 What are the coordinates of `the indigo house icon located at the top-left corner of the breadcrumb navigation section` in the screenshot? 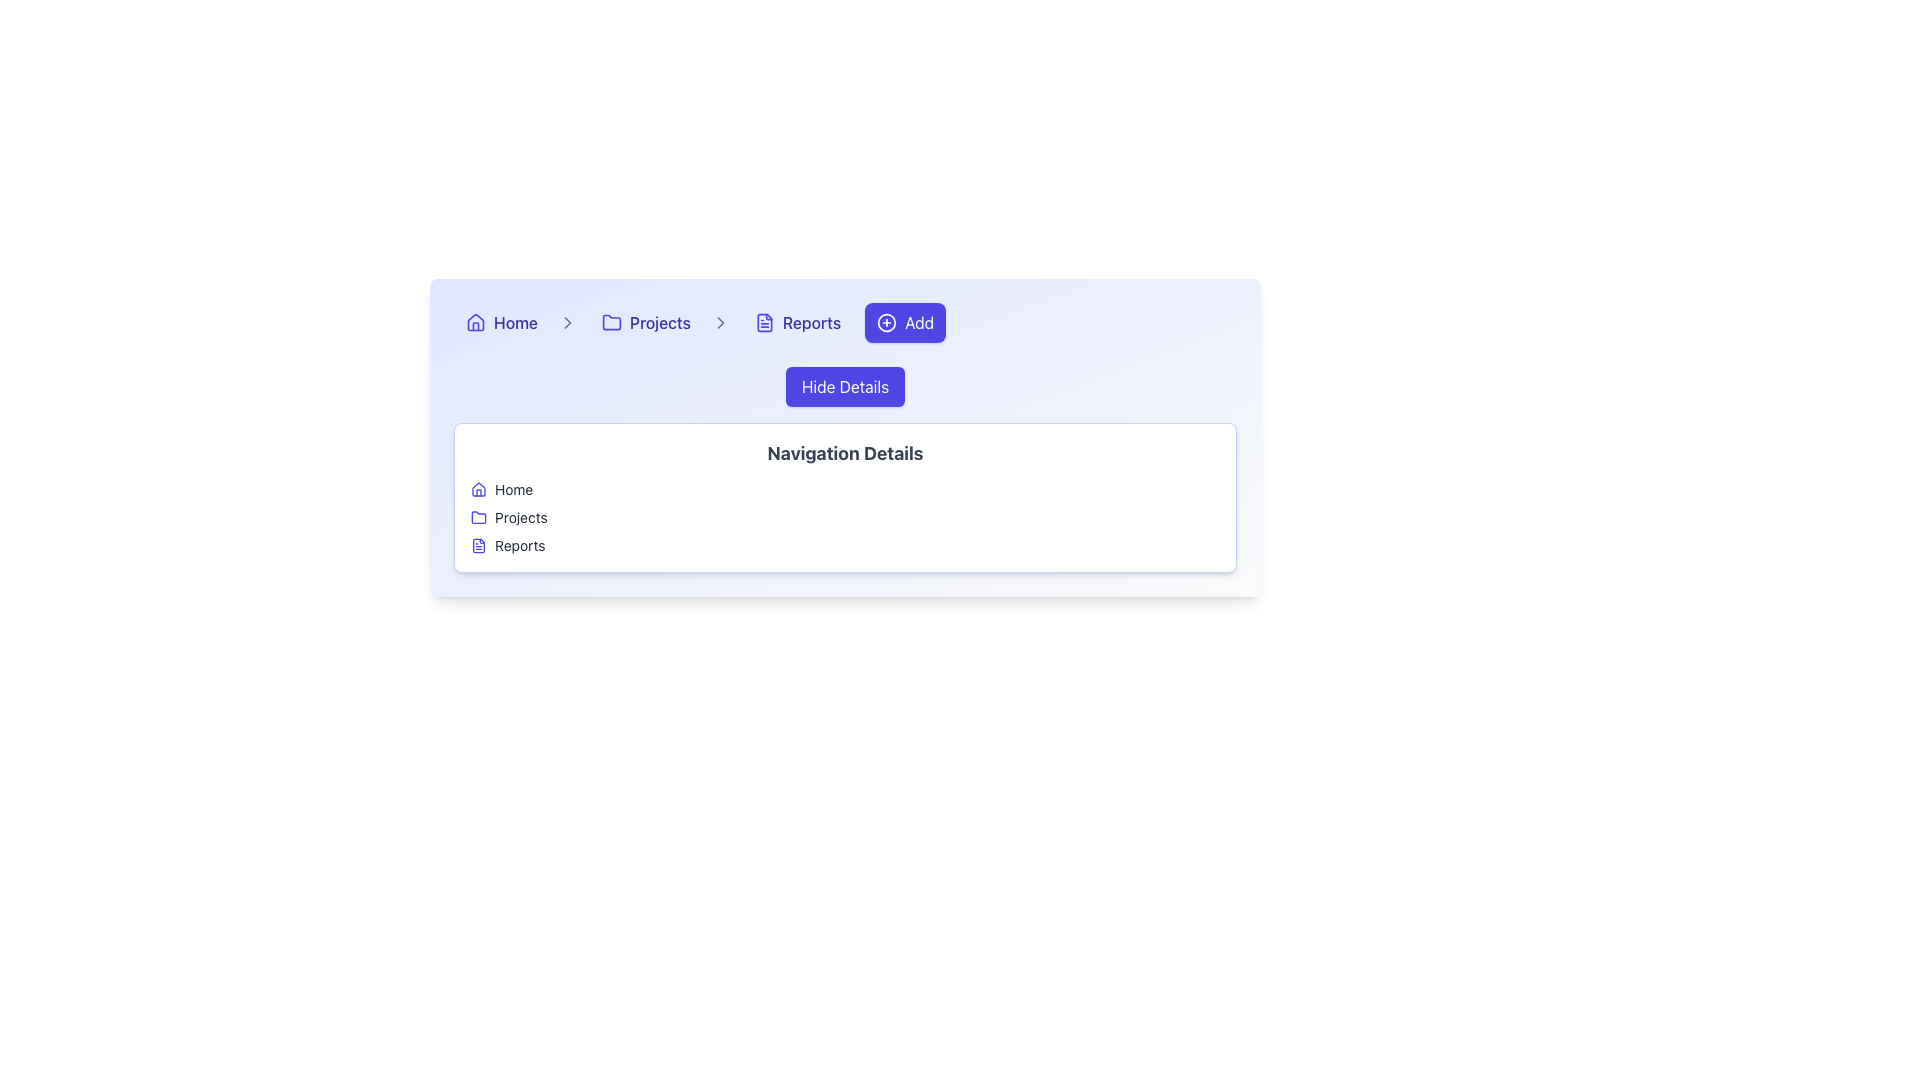 It's located at (478, 489).